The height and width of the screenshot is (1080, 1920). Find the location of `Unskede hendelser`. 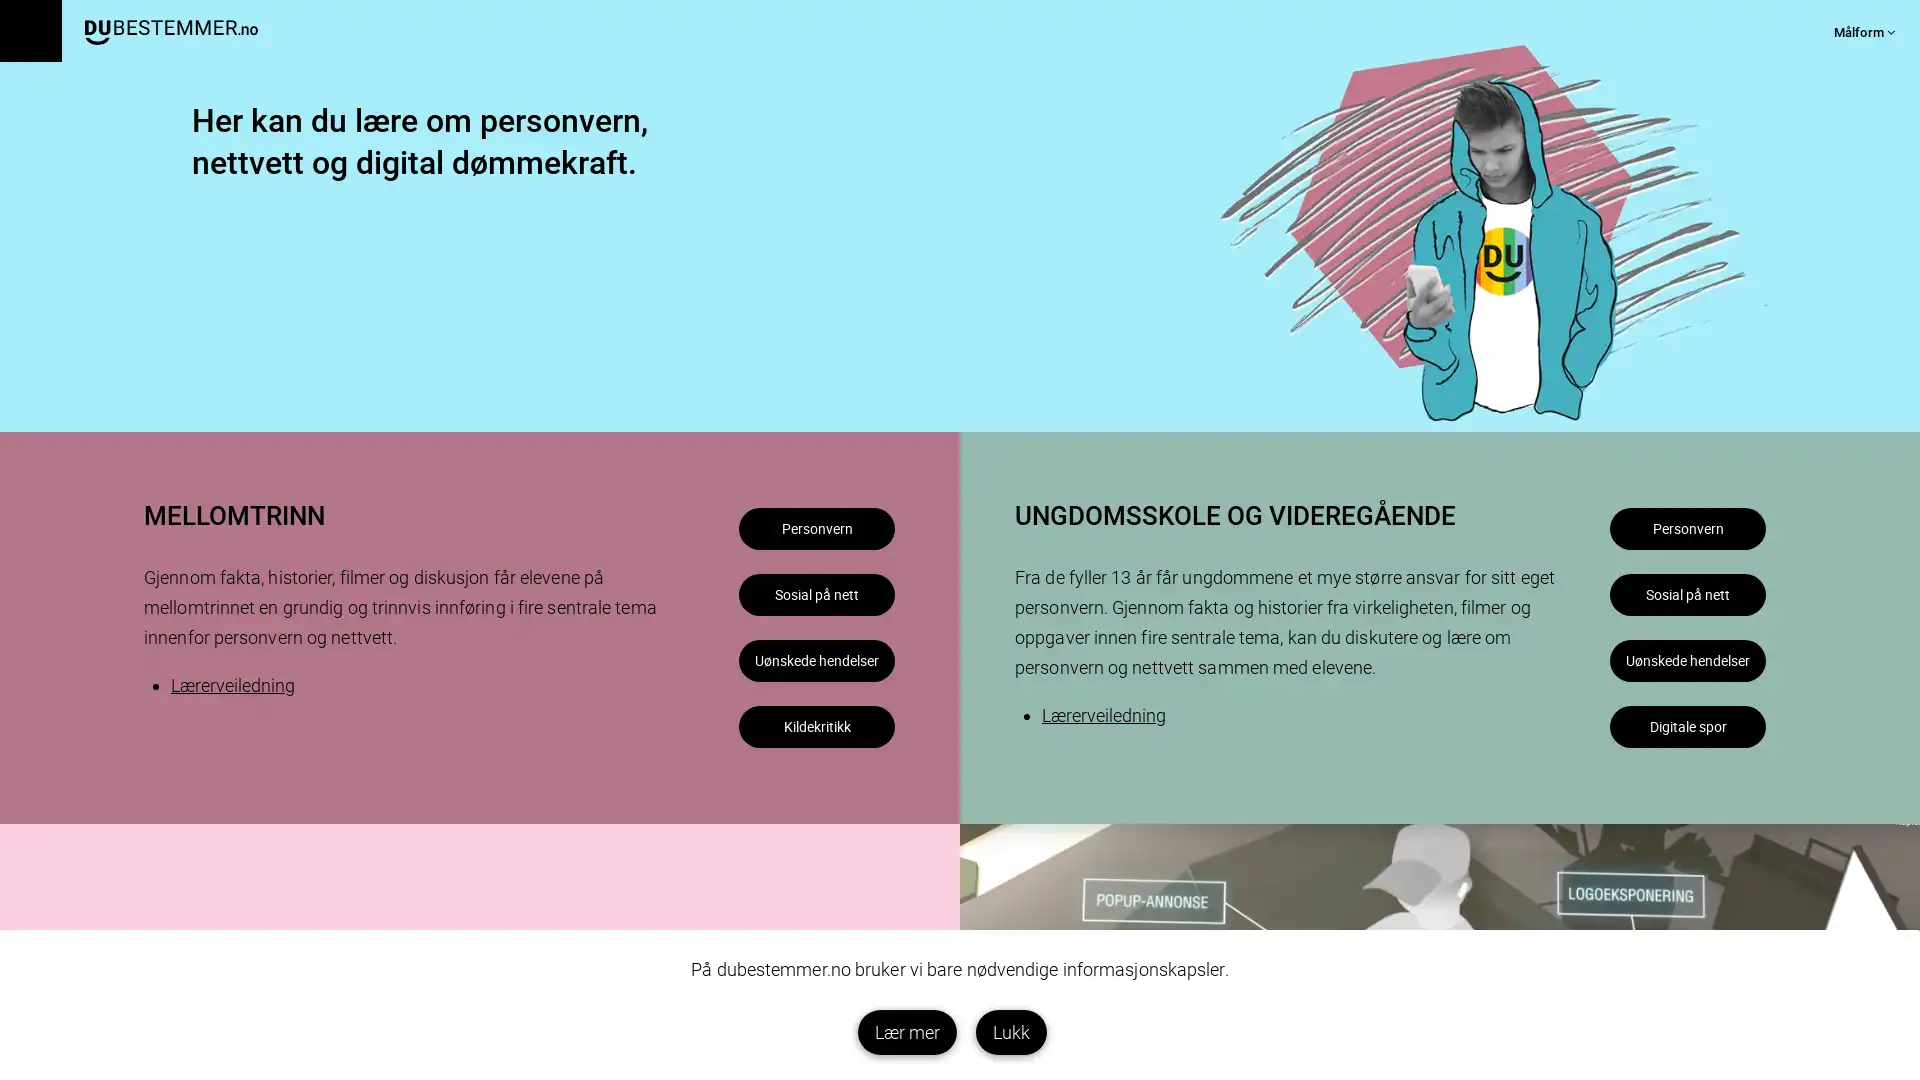

Unskede hendelser is located at coordinates (1618, 753).